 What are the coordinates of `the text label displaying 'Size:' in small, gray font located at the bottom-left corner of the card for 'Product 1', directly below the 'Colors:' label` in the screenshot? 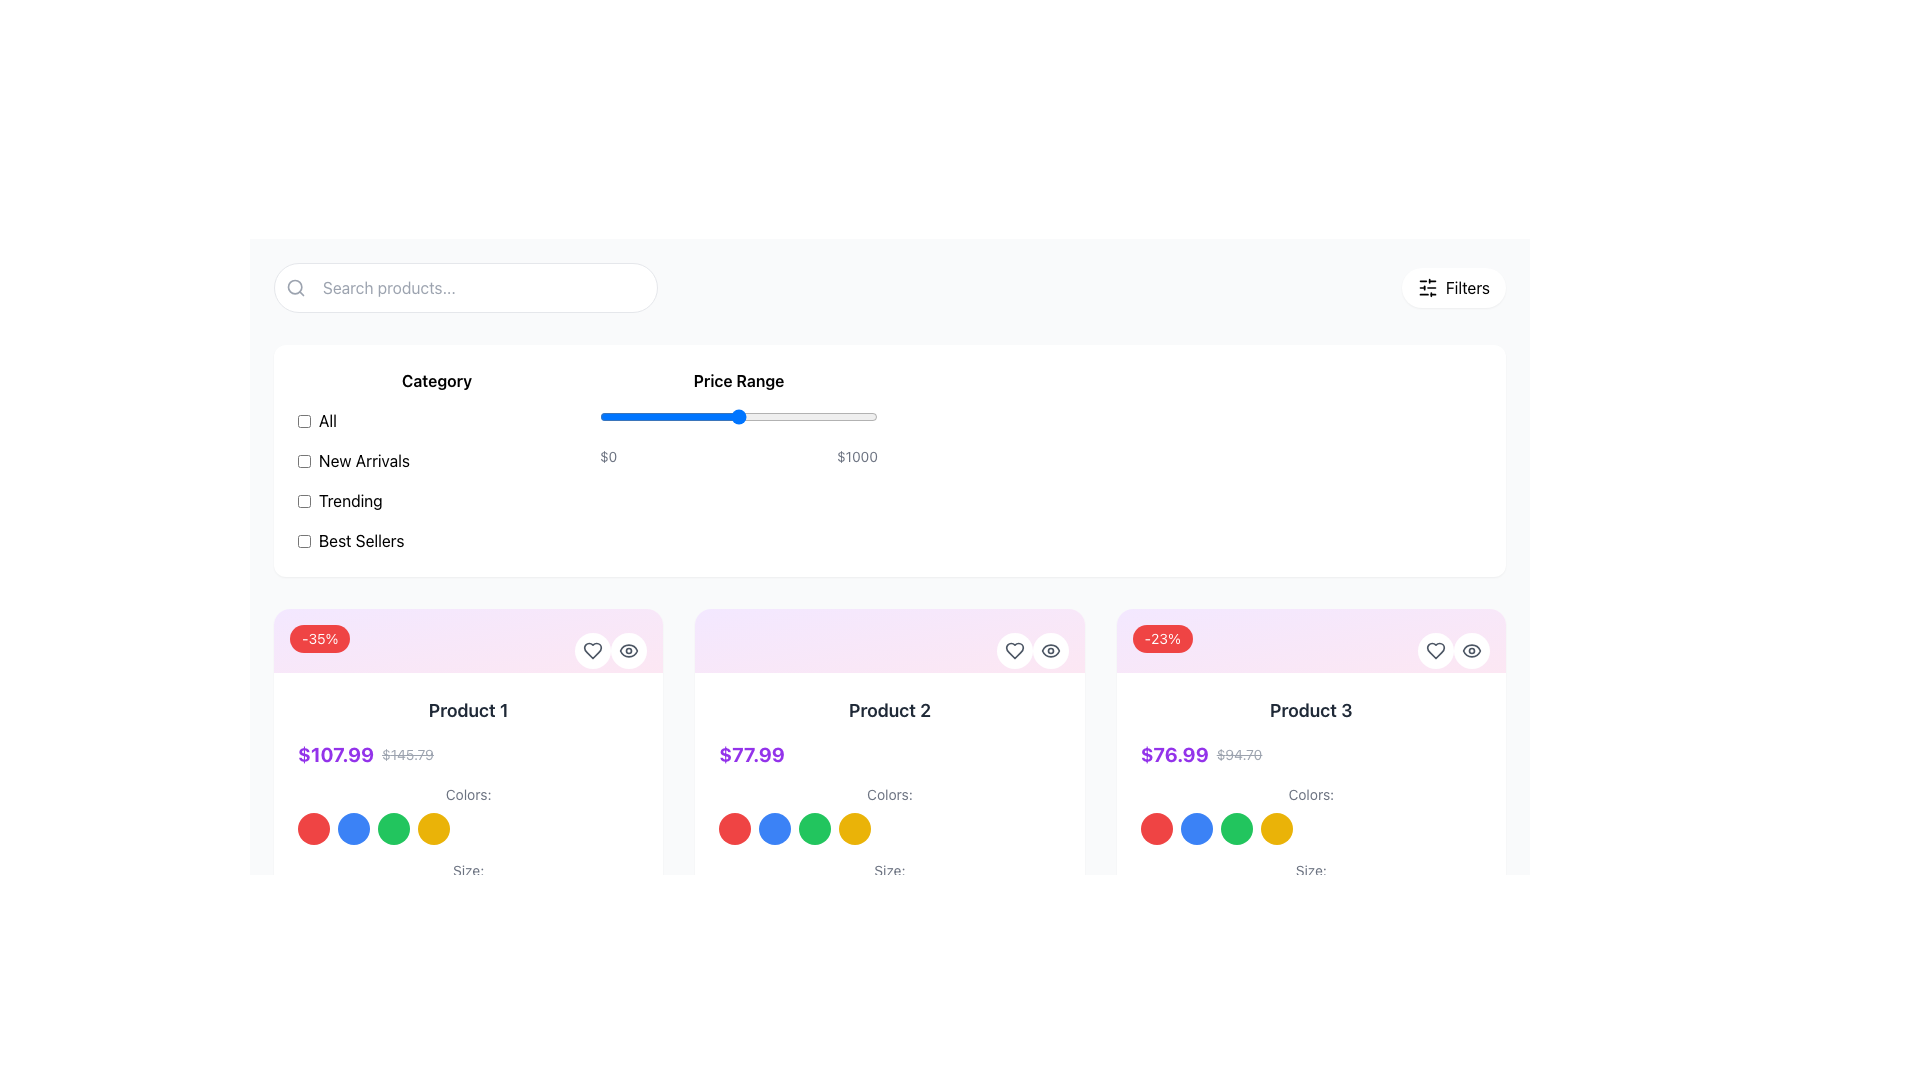 It's located at (467, 870).